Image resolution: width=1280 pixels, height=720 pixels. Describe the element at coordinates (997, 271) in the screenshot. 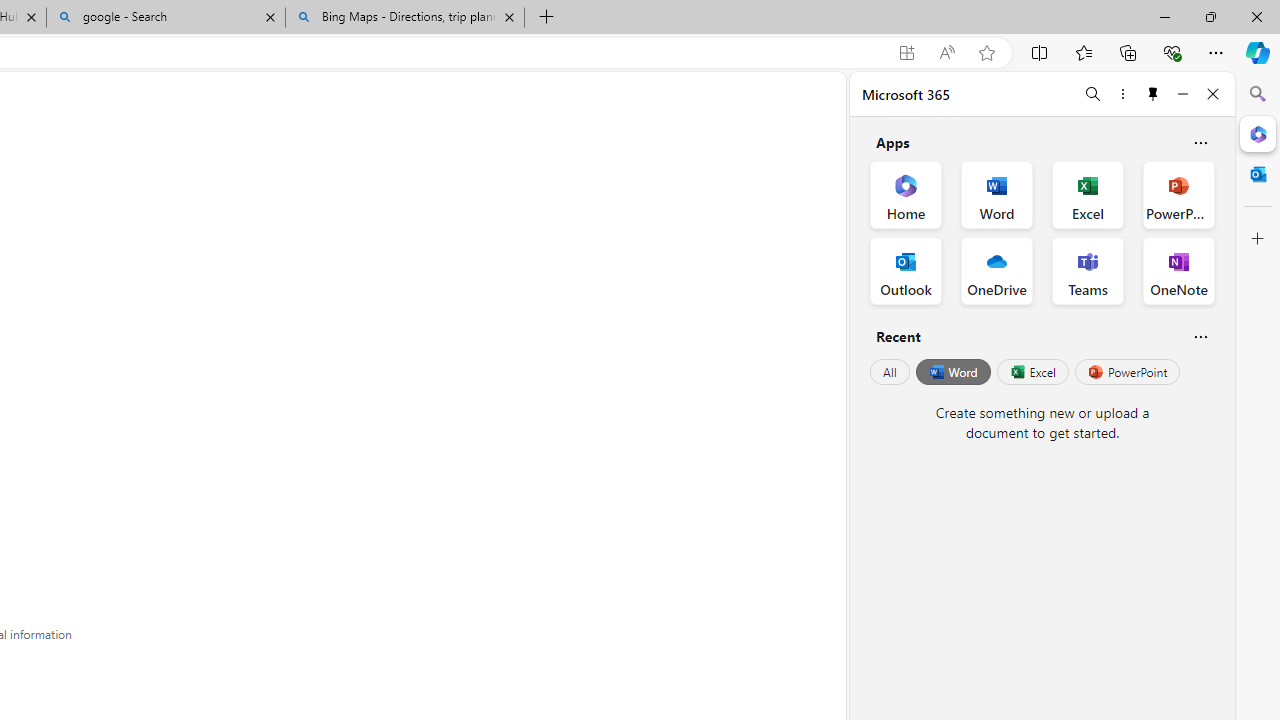

I see `'OneDrive Office App'` at that location.